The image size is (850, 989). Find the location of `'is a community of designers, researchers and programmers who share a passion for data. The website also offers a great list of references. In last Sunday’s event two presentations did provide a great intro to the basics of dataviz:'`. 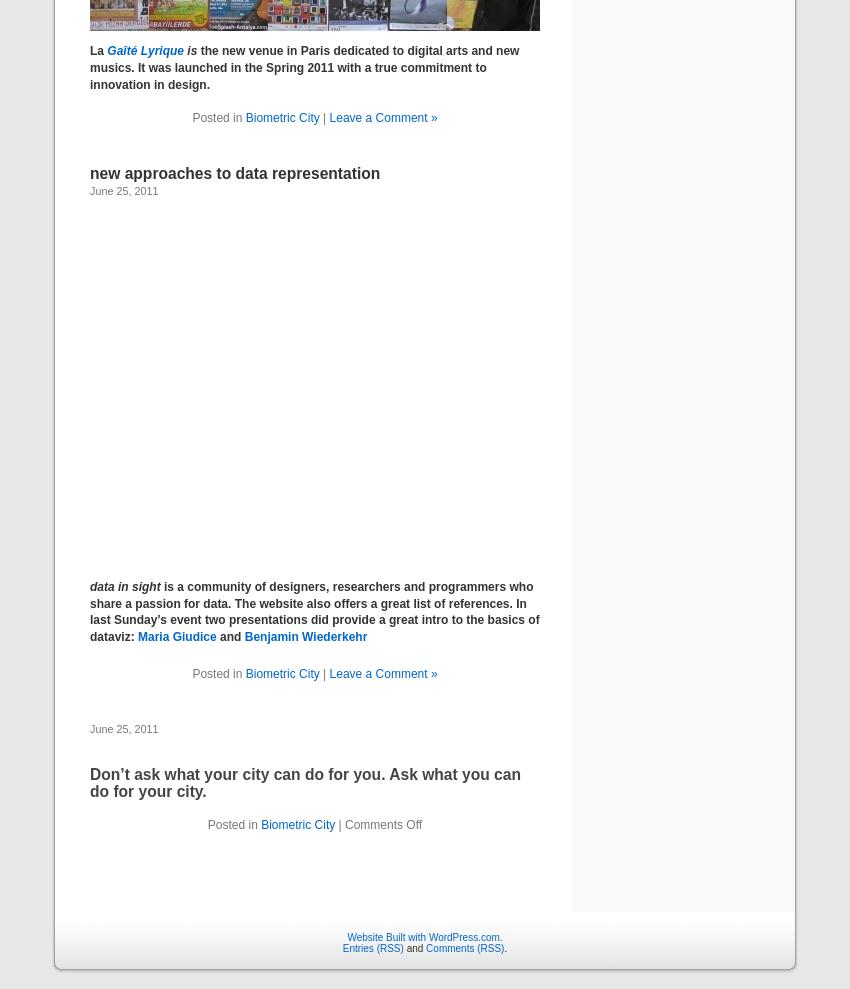

'is a community of designers, researchers and programmers who share a passion for data. The website also offers a great list of references. In last Sunday’s event two presentations did provide a great intro to the basics of dataviz:' is located at coordinates (89, 611).